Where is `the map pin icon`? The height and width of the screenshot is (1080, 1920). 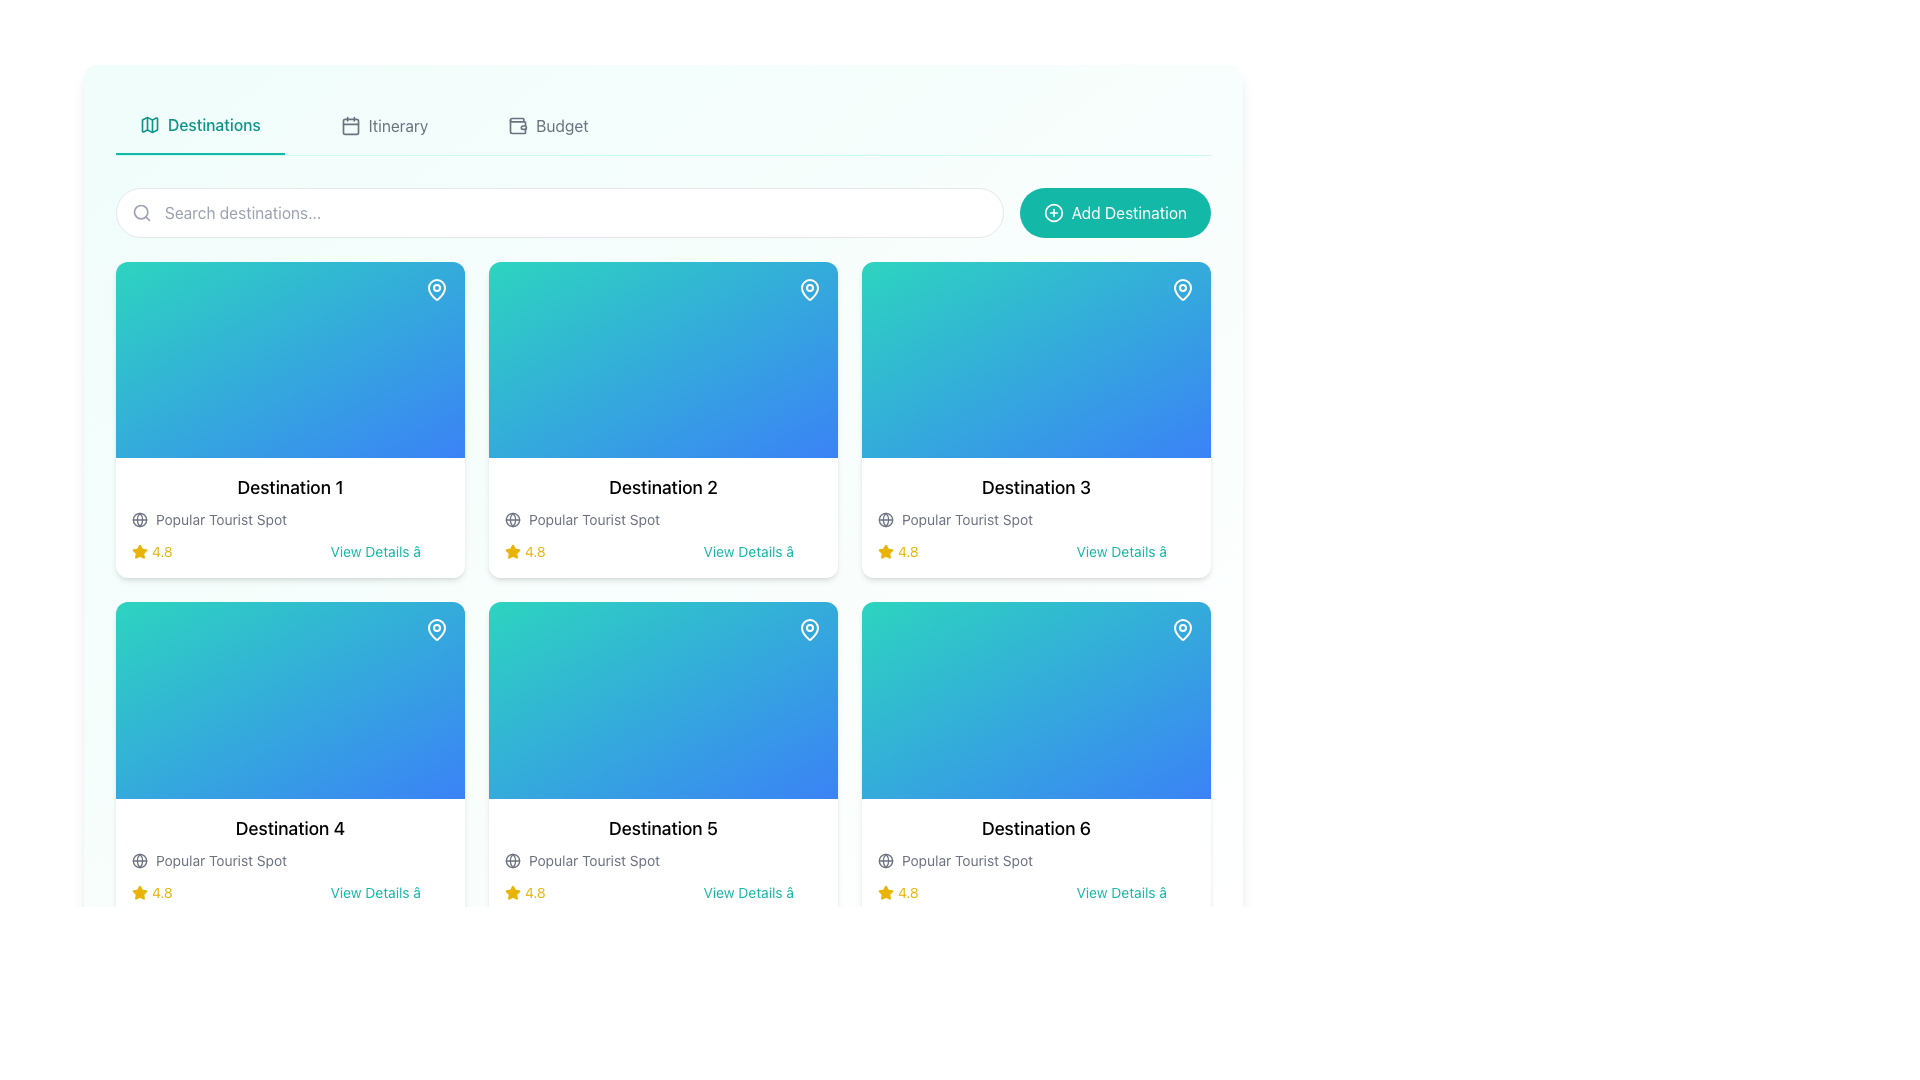
the map pin icon is located at coordinates (1182, 628).